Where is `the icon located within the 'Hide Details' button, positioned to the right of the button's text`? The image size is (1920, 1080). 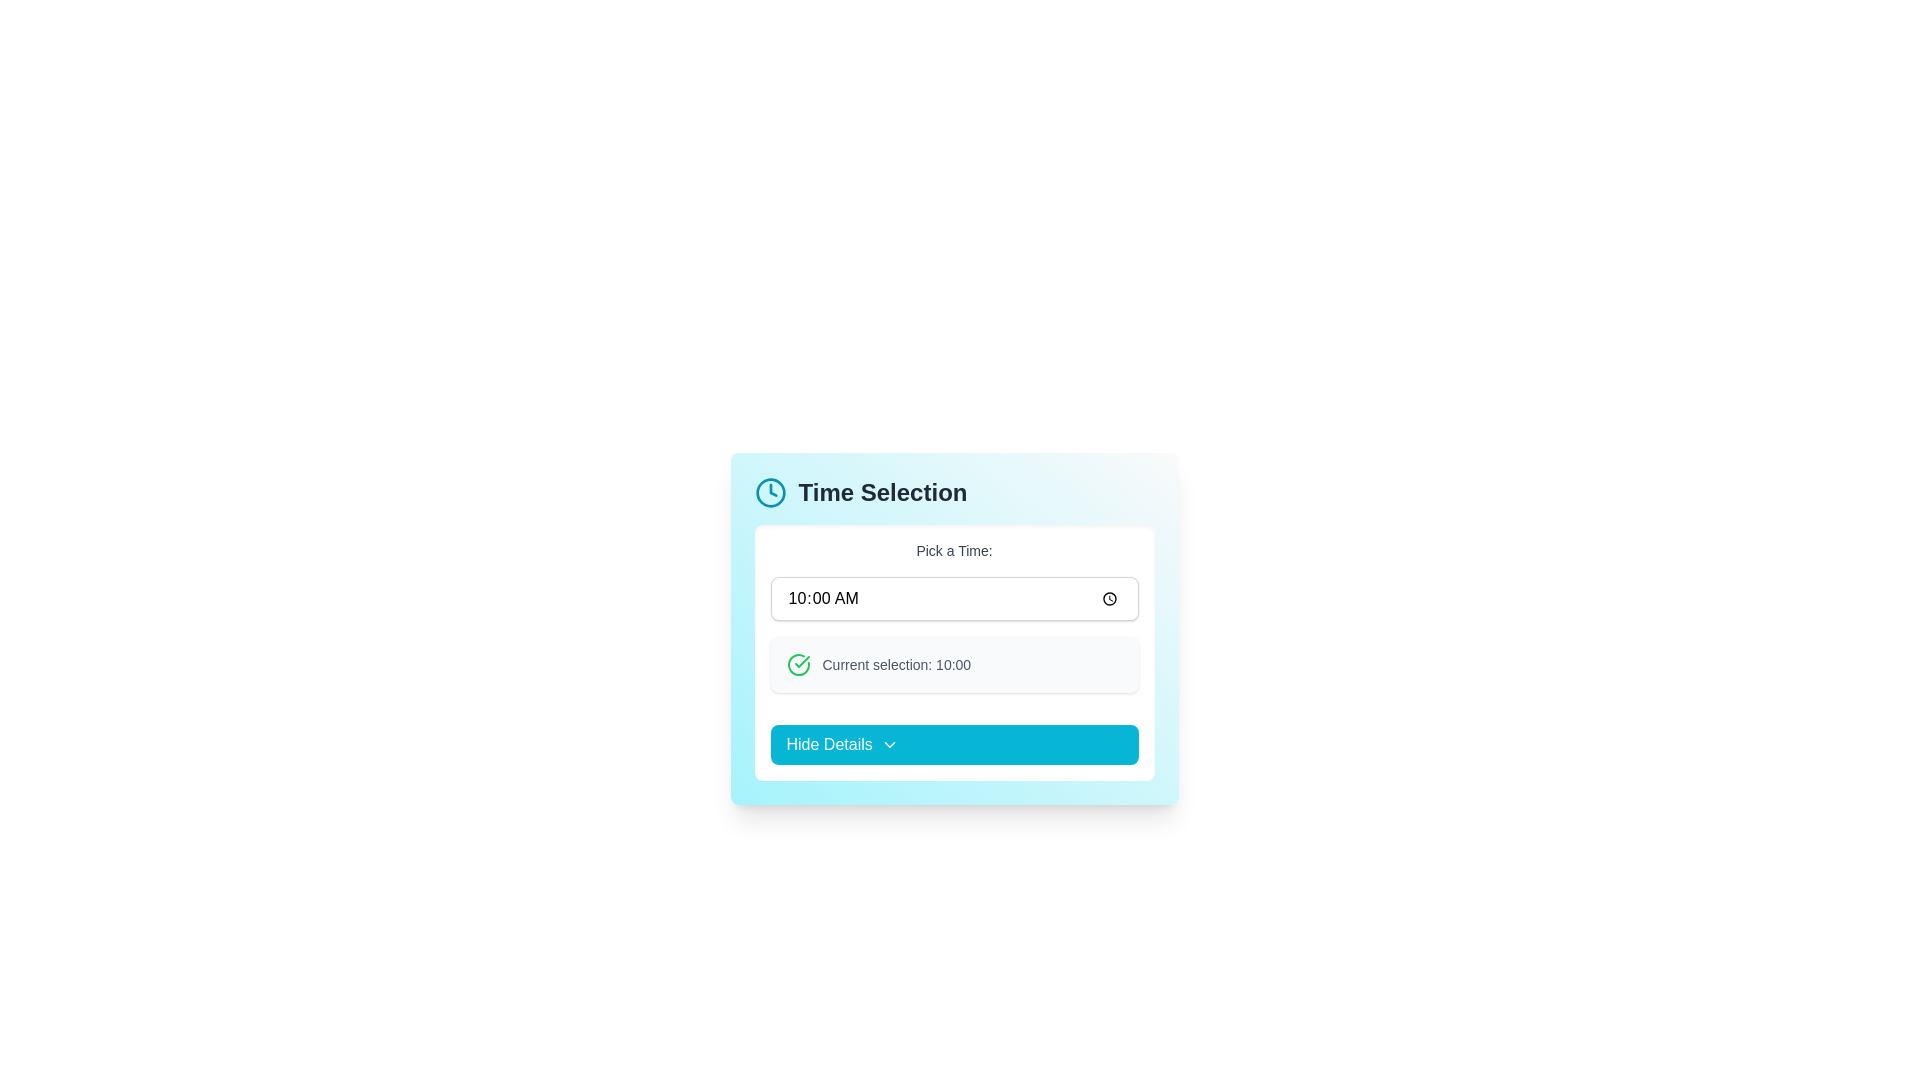 the icon located within the 'Hide Details' button, positioned to the right of the button's text is located at coordinates (888, 744).